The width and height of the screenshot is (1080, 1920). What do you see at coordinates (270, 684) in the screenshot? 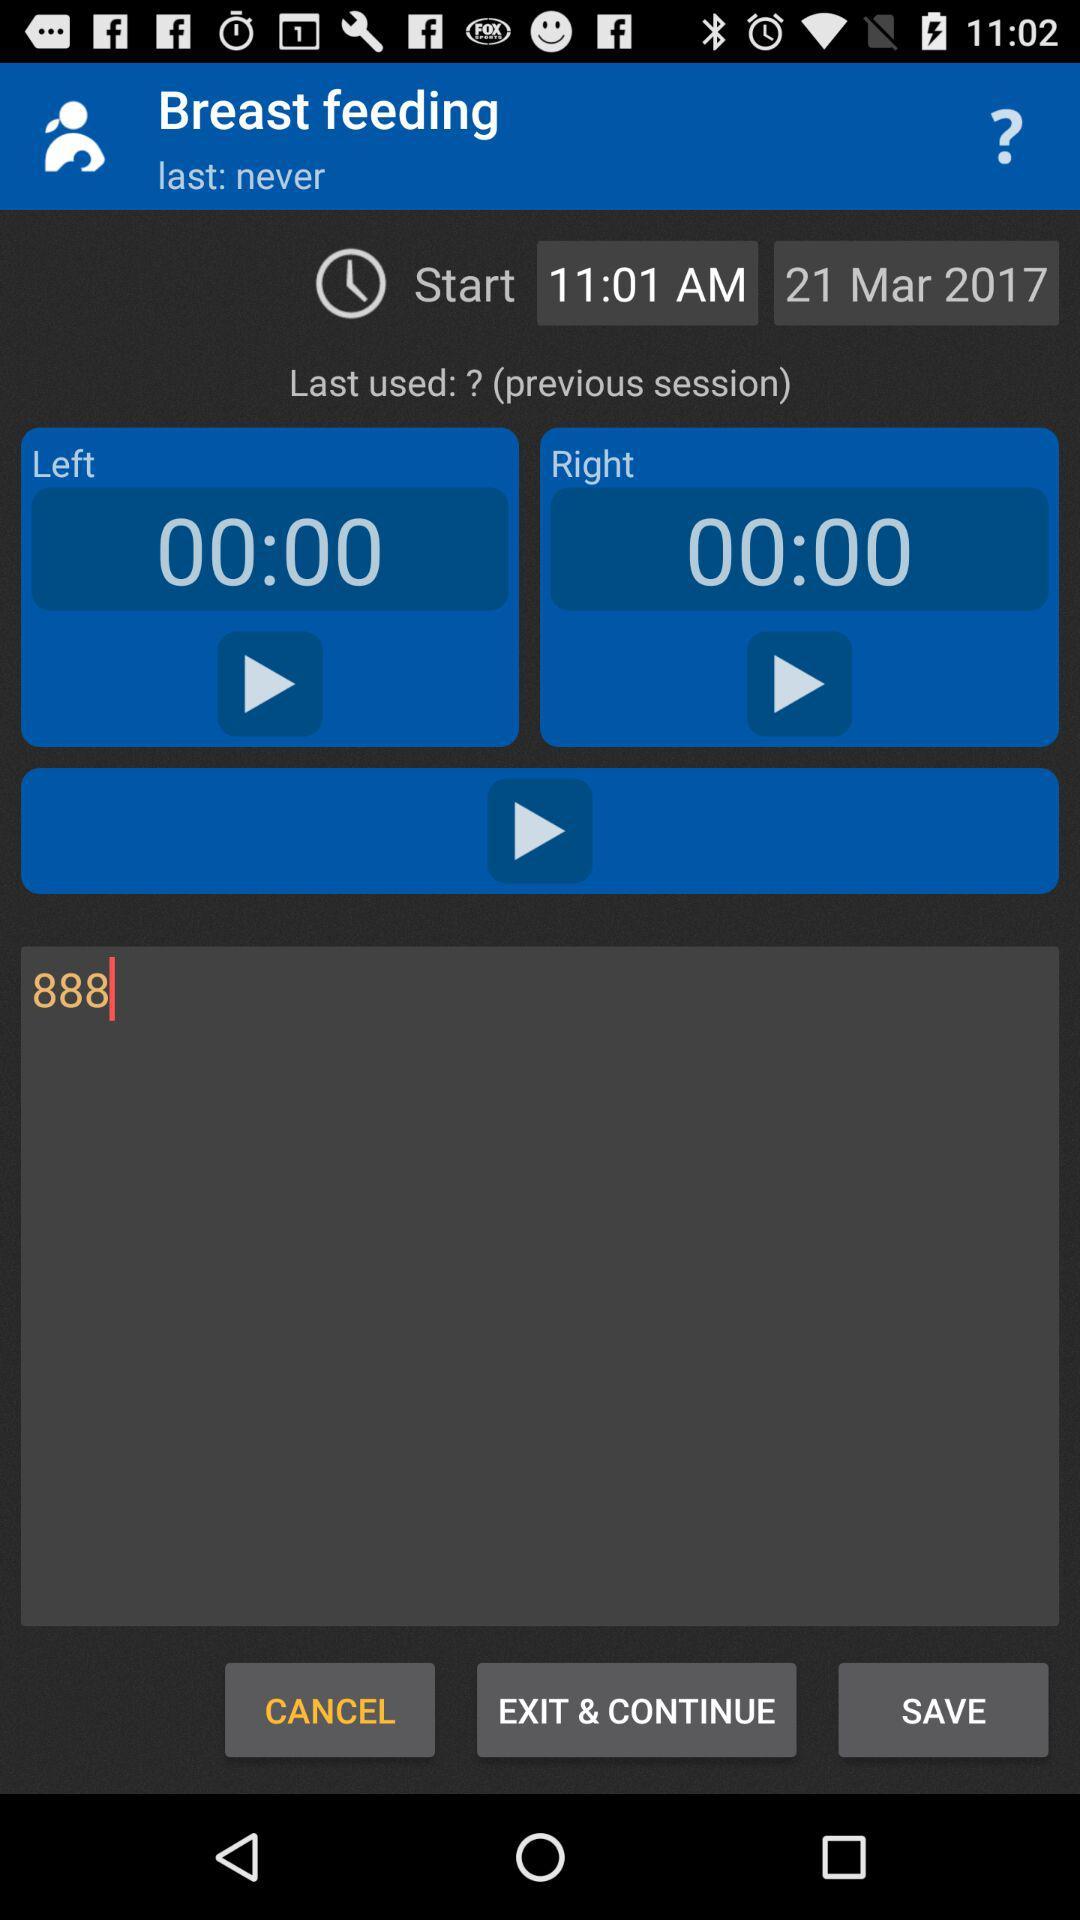
I see `play option` at bounding box center [270, 684].